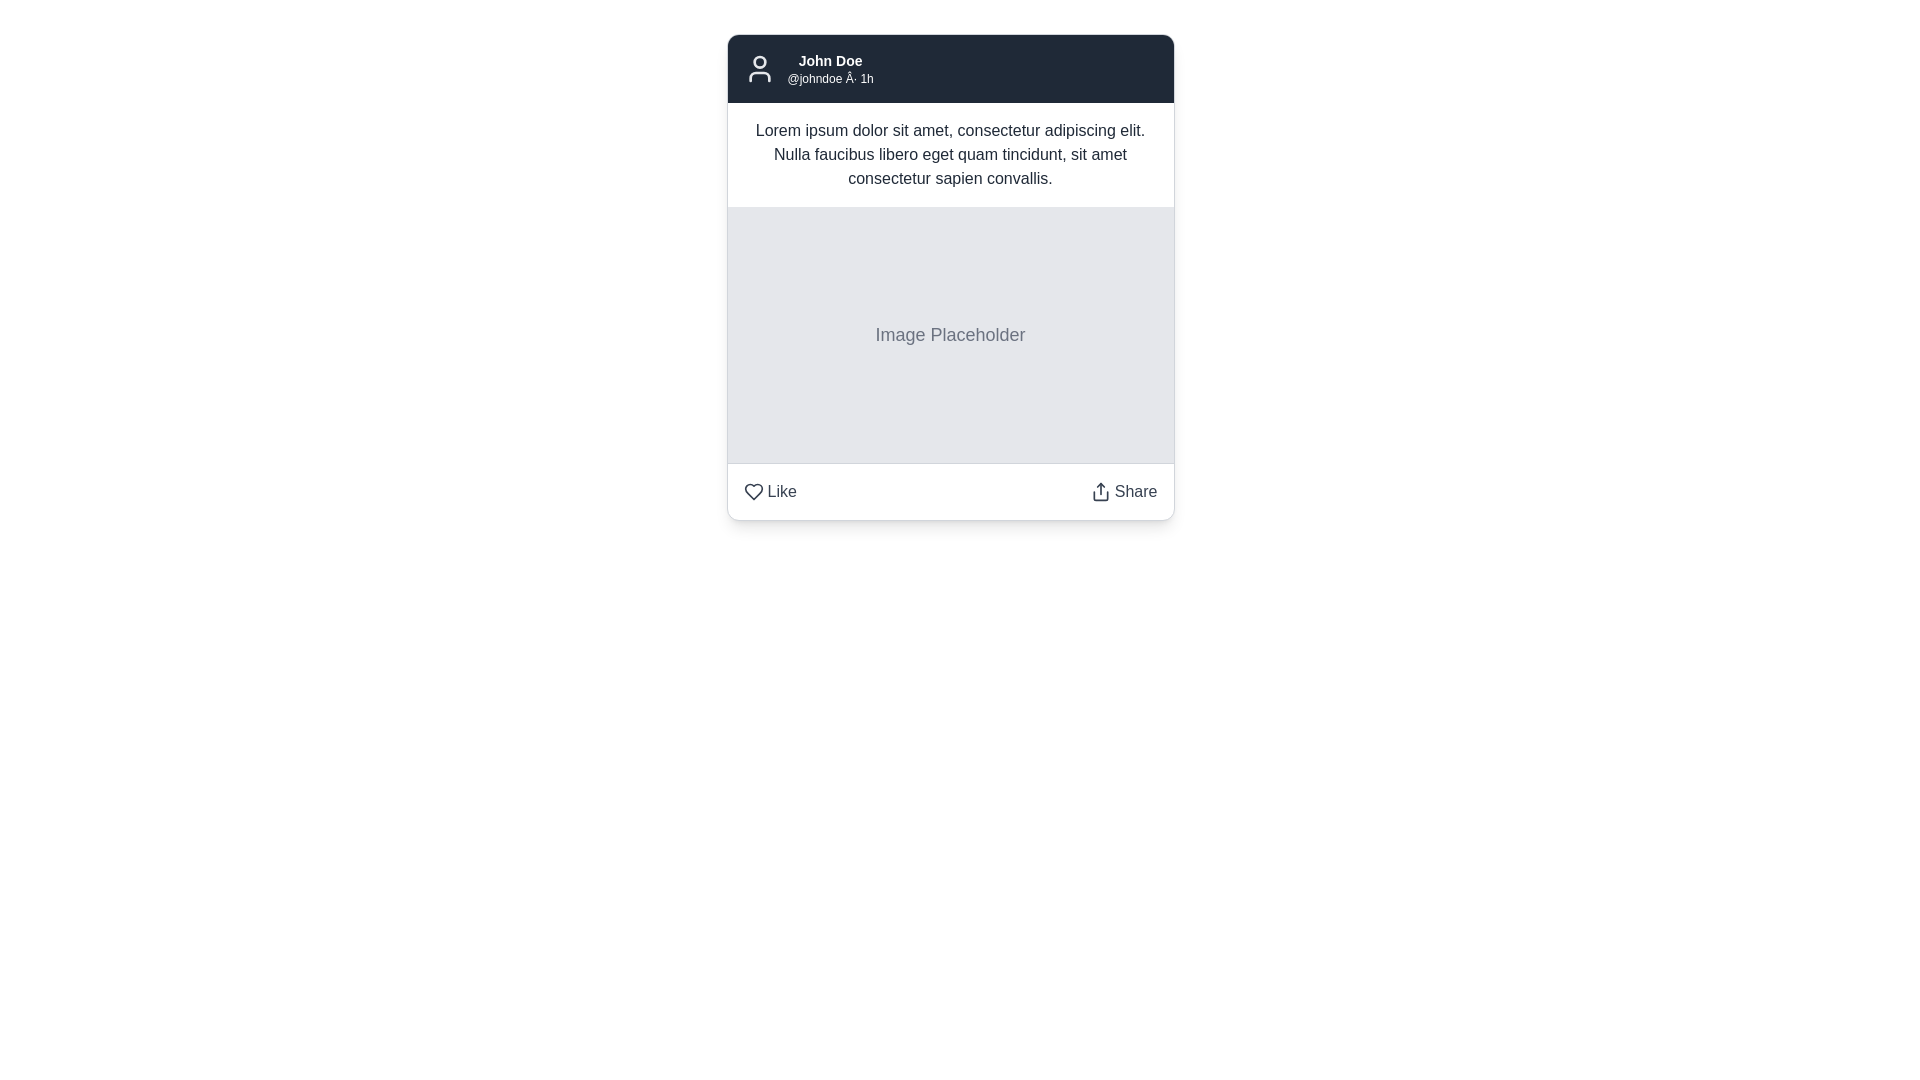 The image size is (1920, 1080). I want to click on the 'like' text label located at the bottom left of the card interface, directly to the right of the heart-shaped icon, so click(781, 492).